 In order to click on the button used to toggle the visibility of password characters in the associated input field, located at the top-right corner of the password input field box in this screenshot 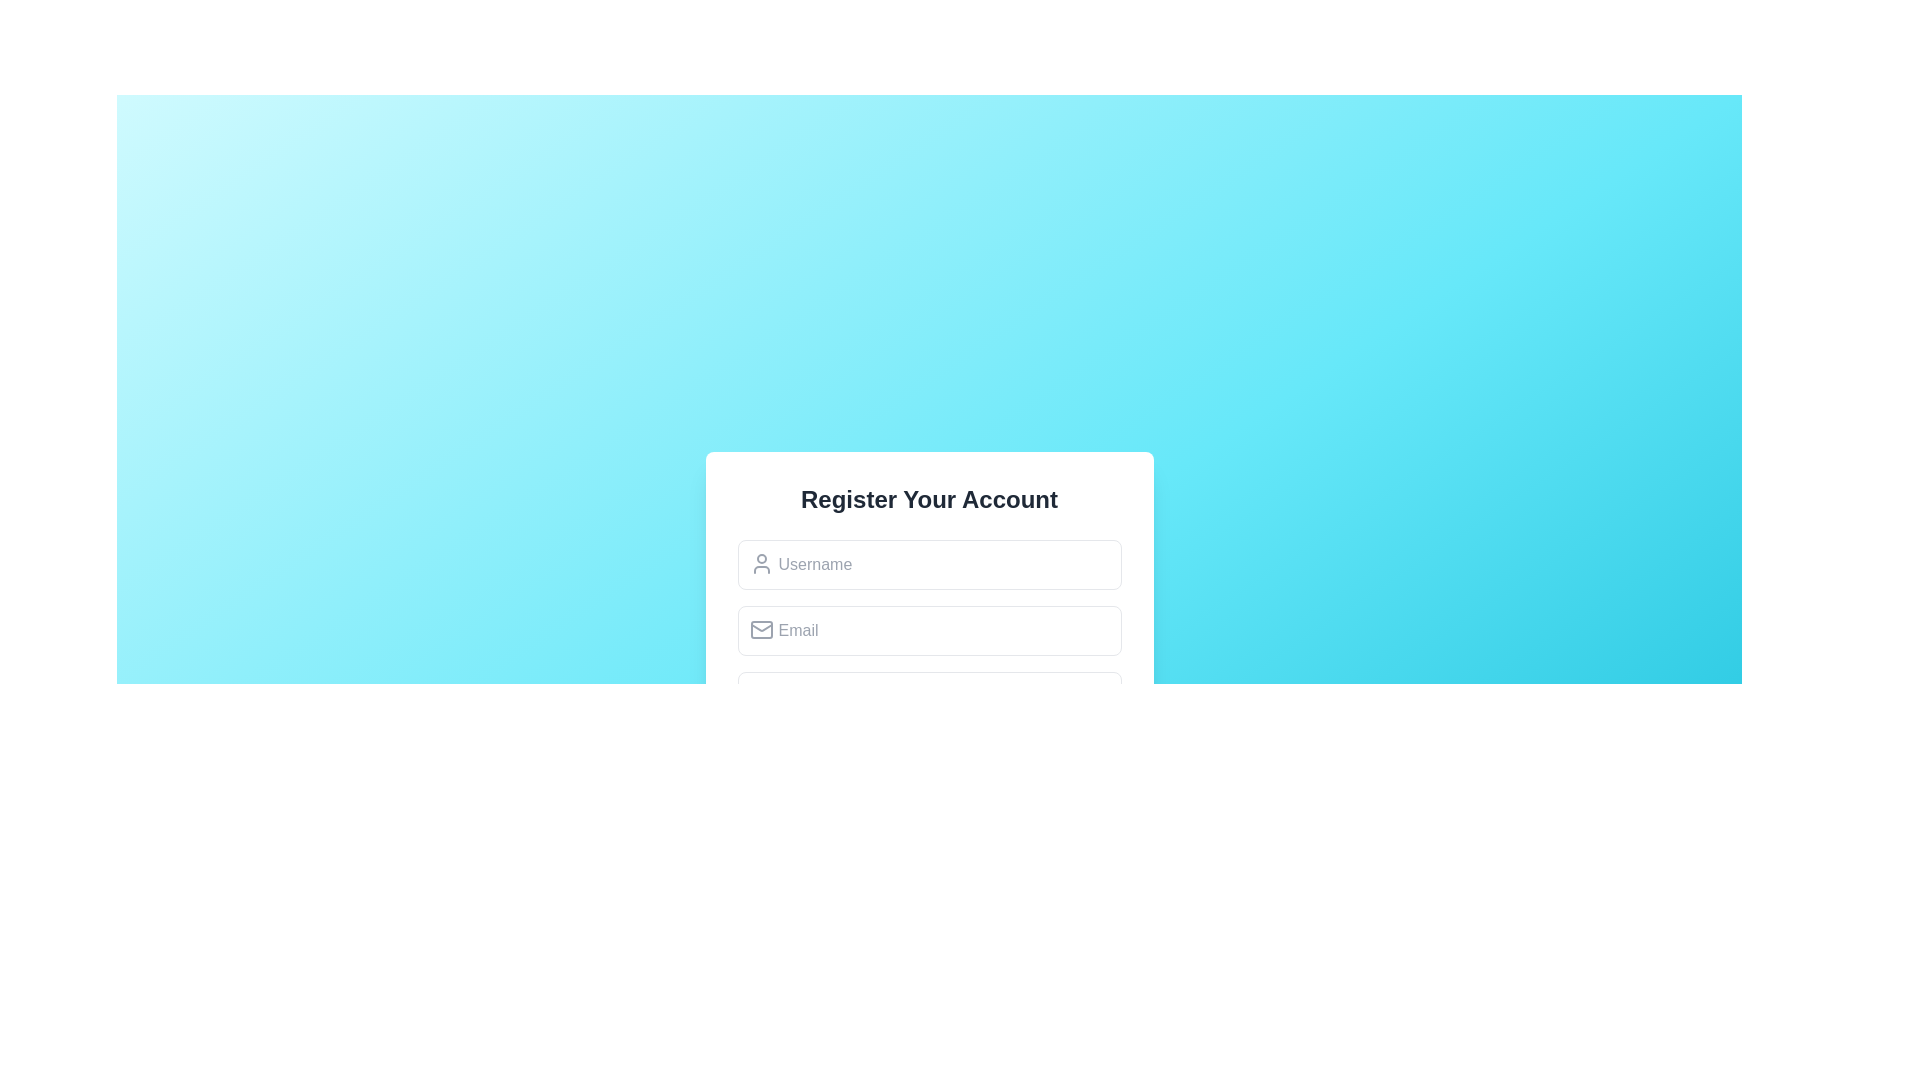, I will do `click(1096, 694)`.